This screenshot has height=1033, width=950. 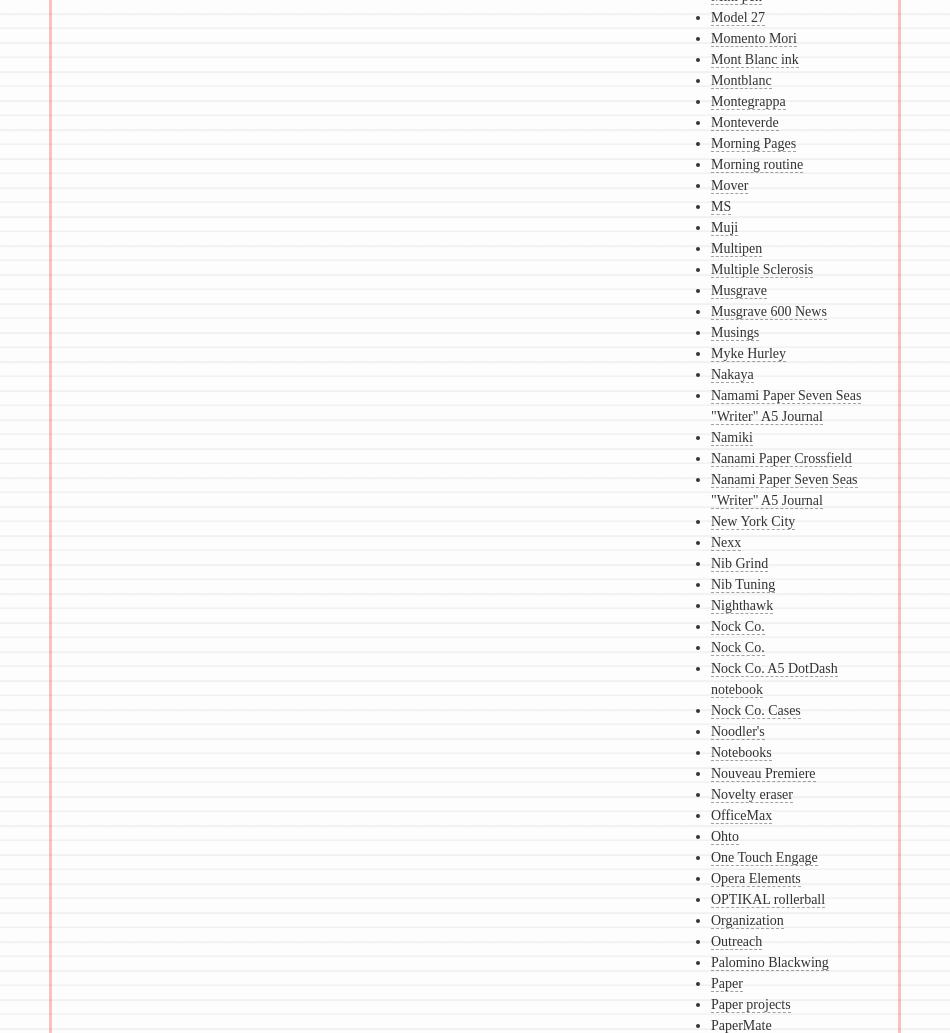 What do you see at coordinates (762, 857) in the screenshot?
I see `'One Touch Engage'` at bounding box center [762, 857].